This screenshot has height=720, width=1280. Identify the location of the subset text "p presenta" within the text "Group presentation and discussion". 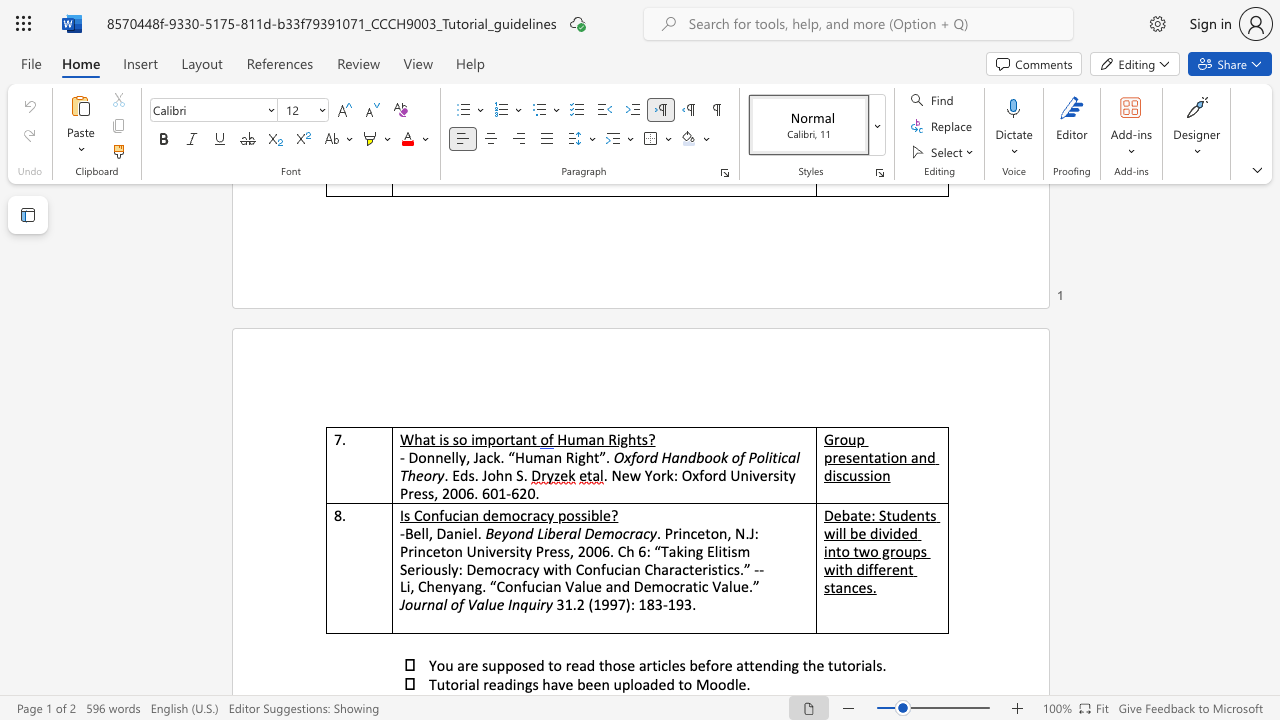
(856, 438).